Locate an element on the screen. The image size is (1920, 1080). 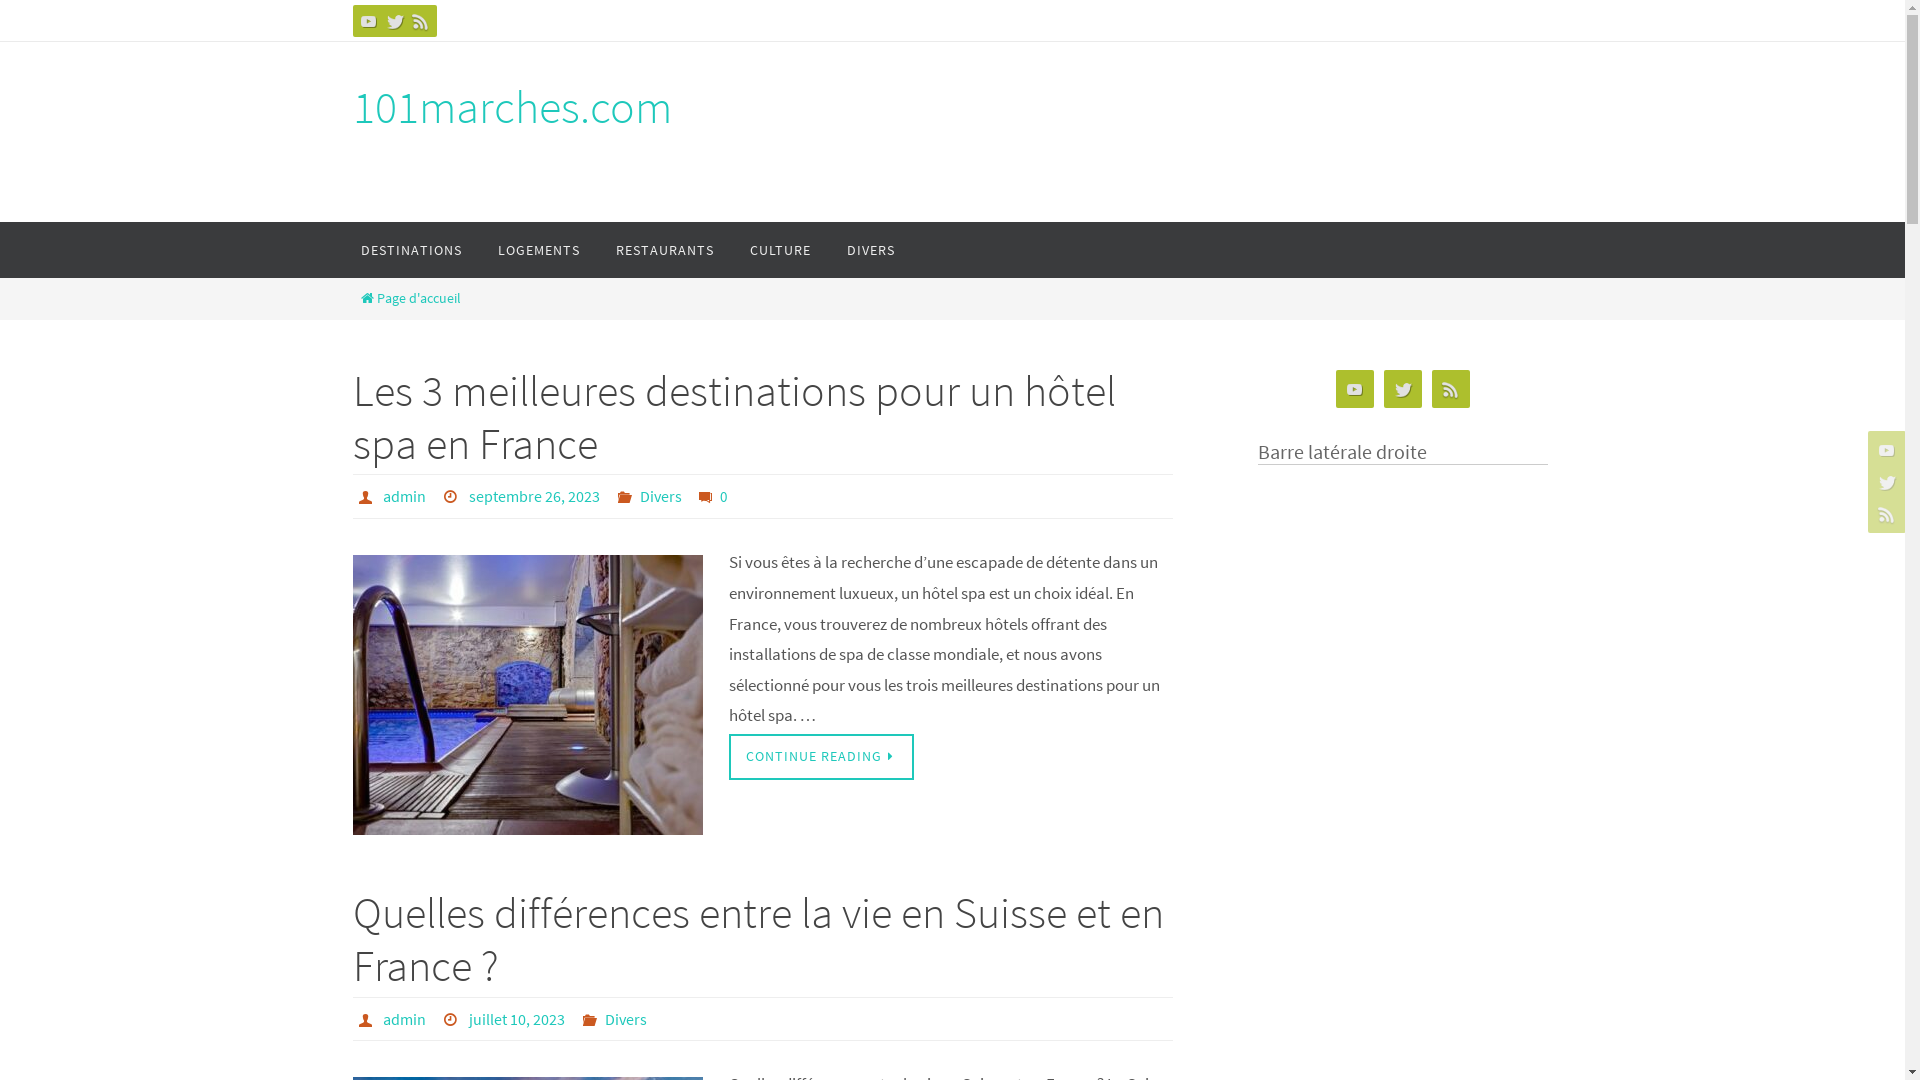
'YouTube' is located at coordinates (1354, 389).